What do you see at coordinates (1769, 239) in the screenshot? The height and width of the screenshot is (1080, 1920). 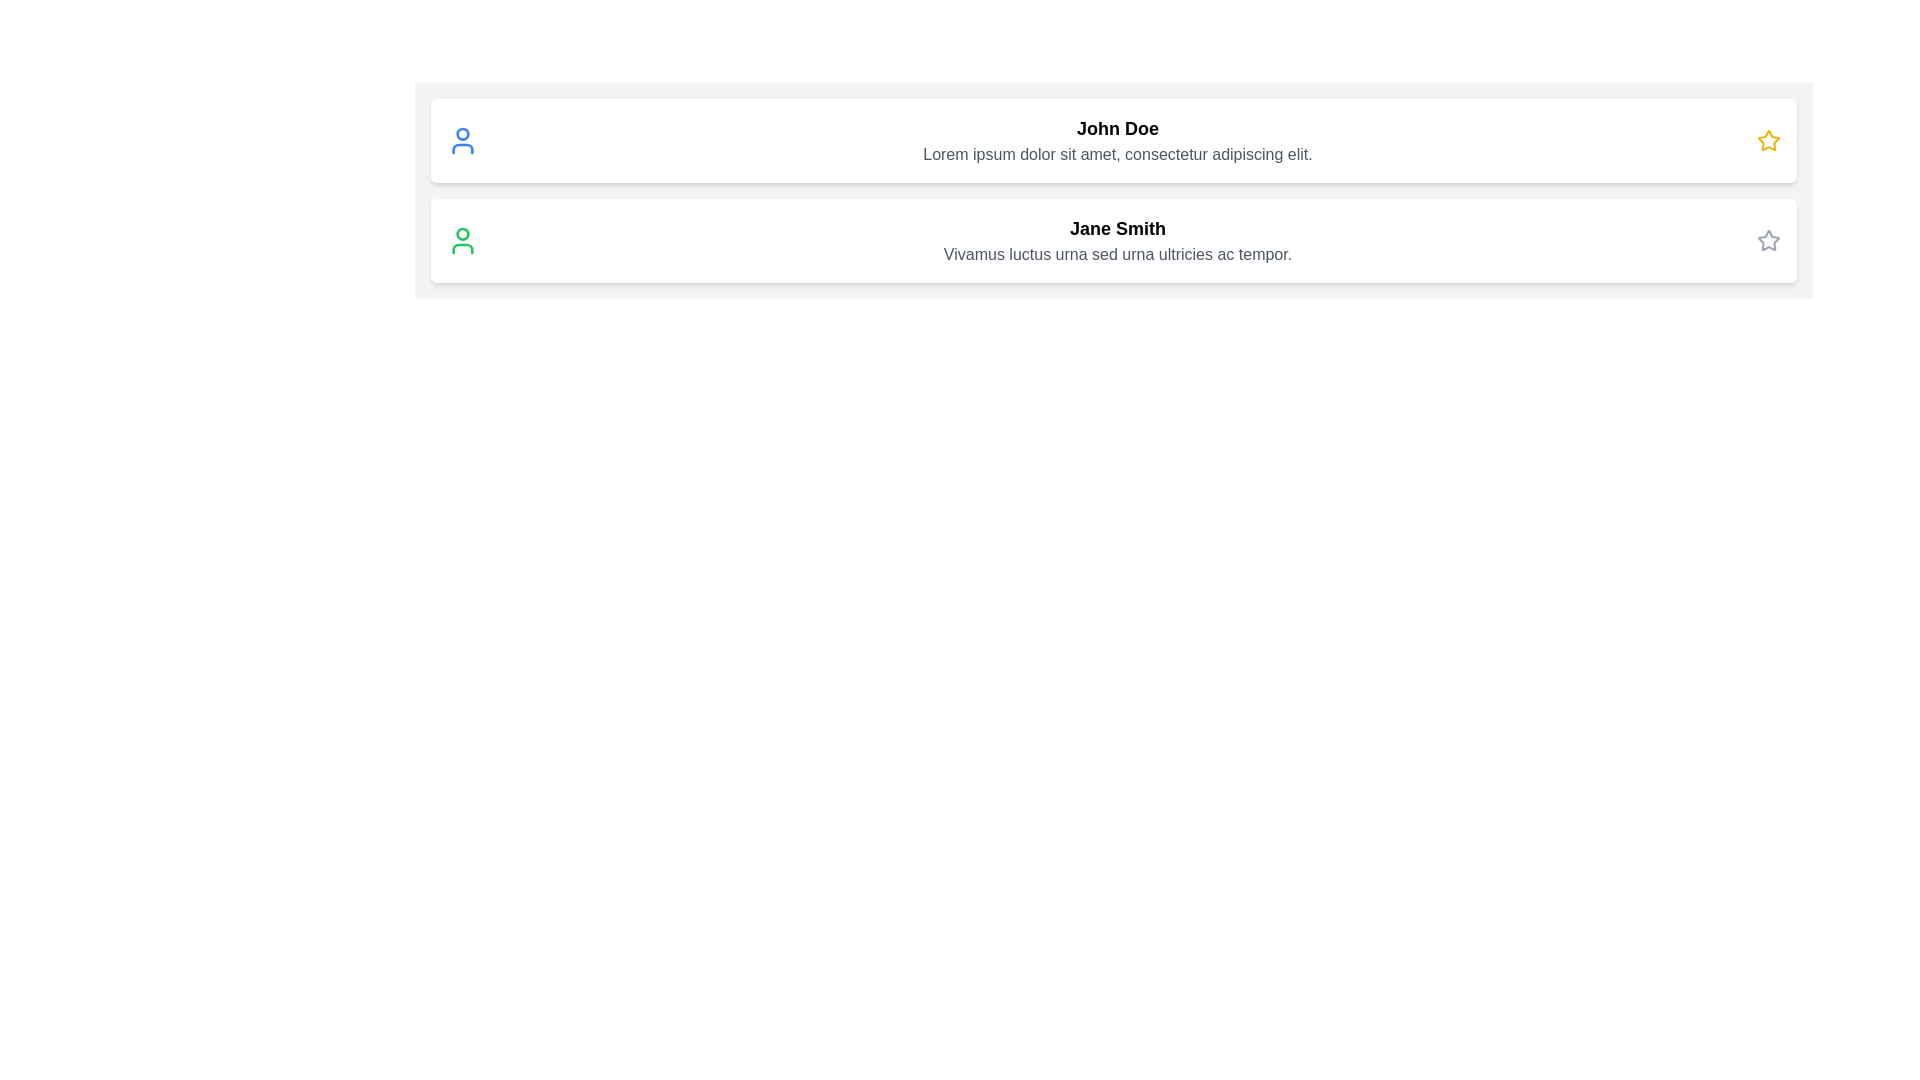 I see `the second star-shaped icon in the bottom card` at bounding box center [1769, 239].